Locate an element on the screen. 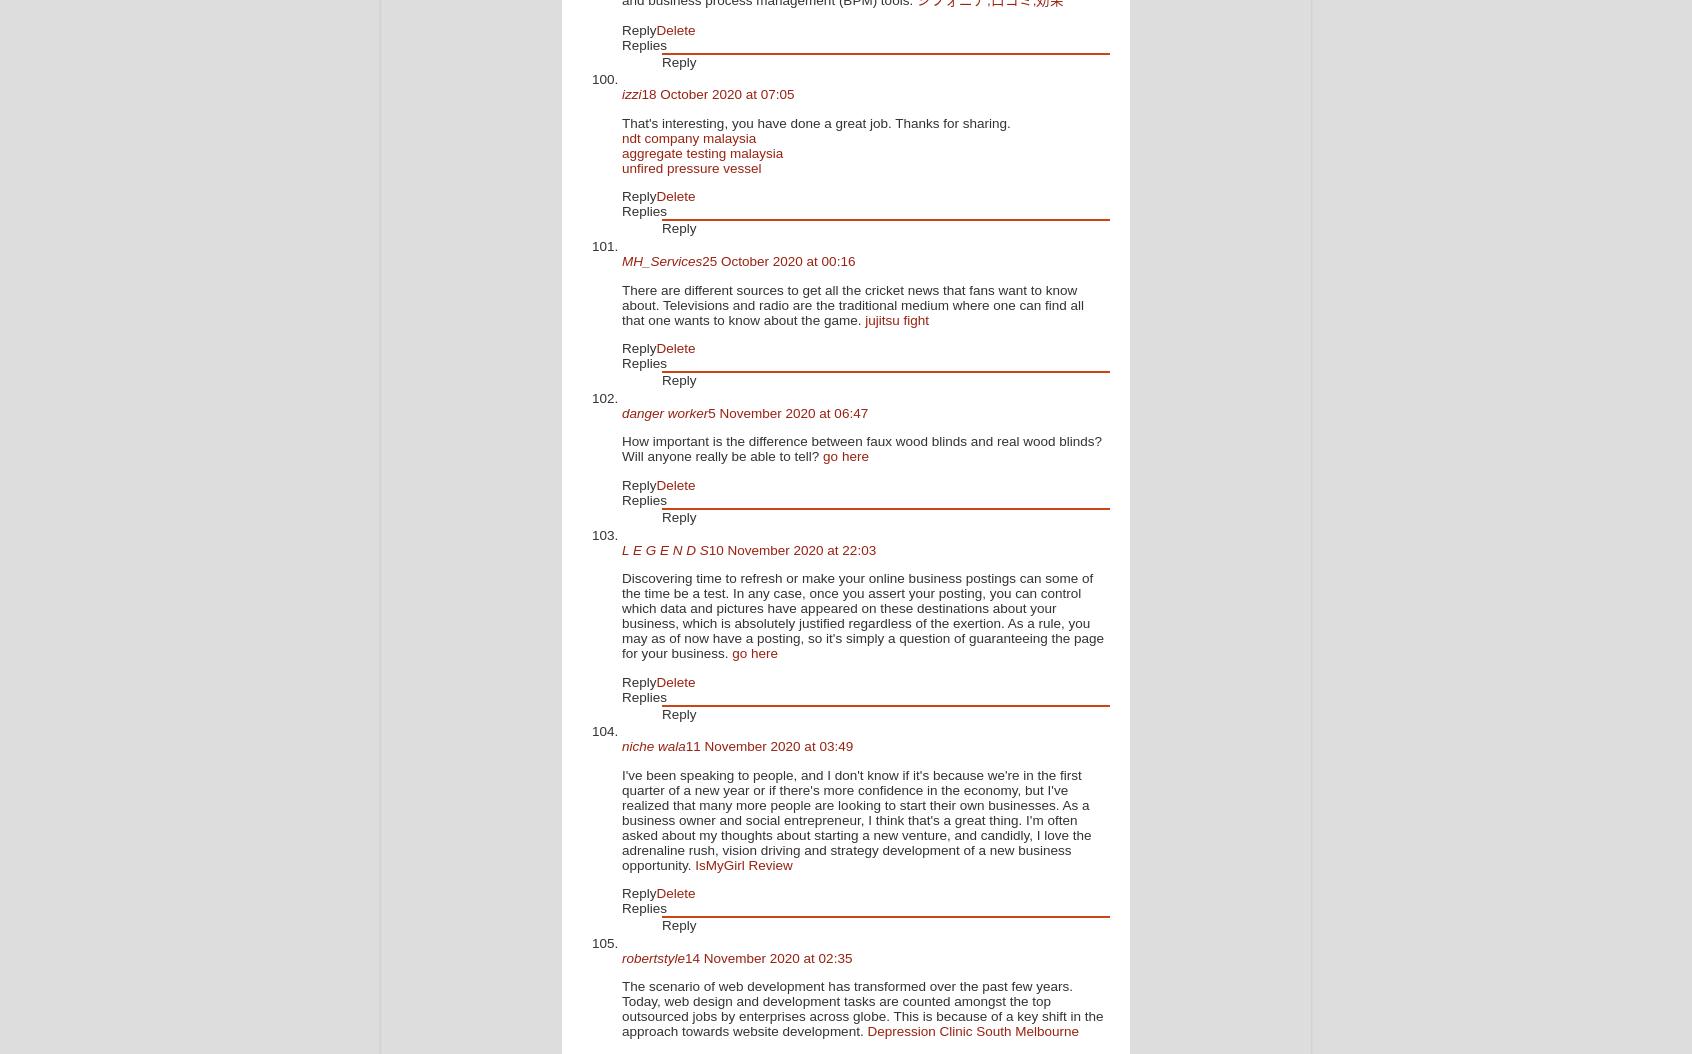  '11 November 2020 at 03:49' is located at coordinates (768, 746).